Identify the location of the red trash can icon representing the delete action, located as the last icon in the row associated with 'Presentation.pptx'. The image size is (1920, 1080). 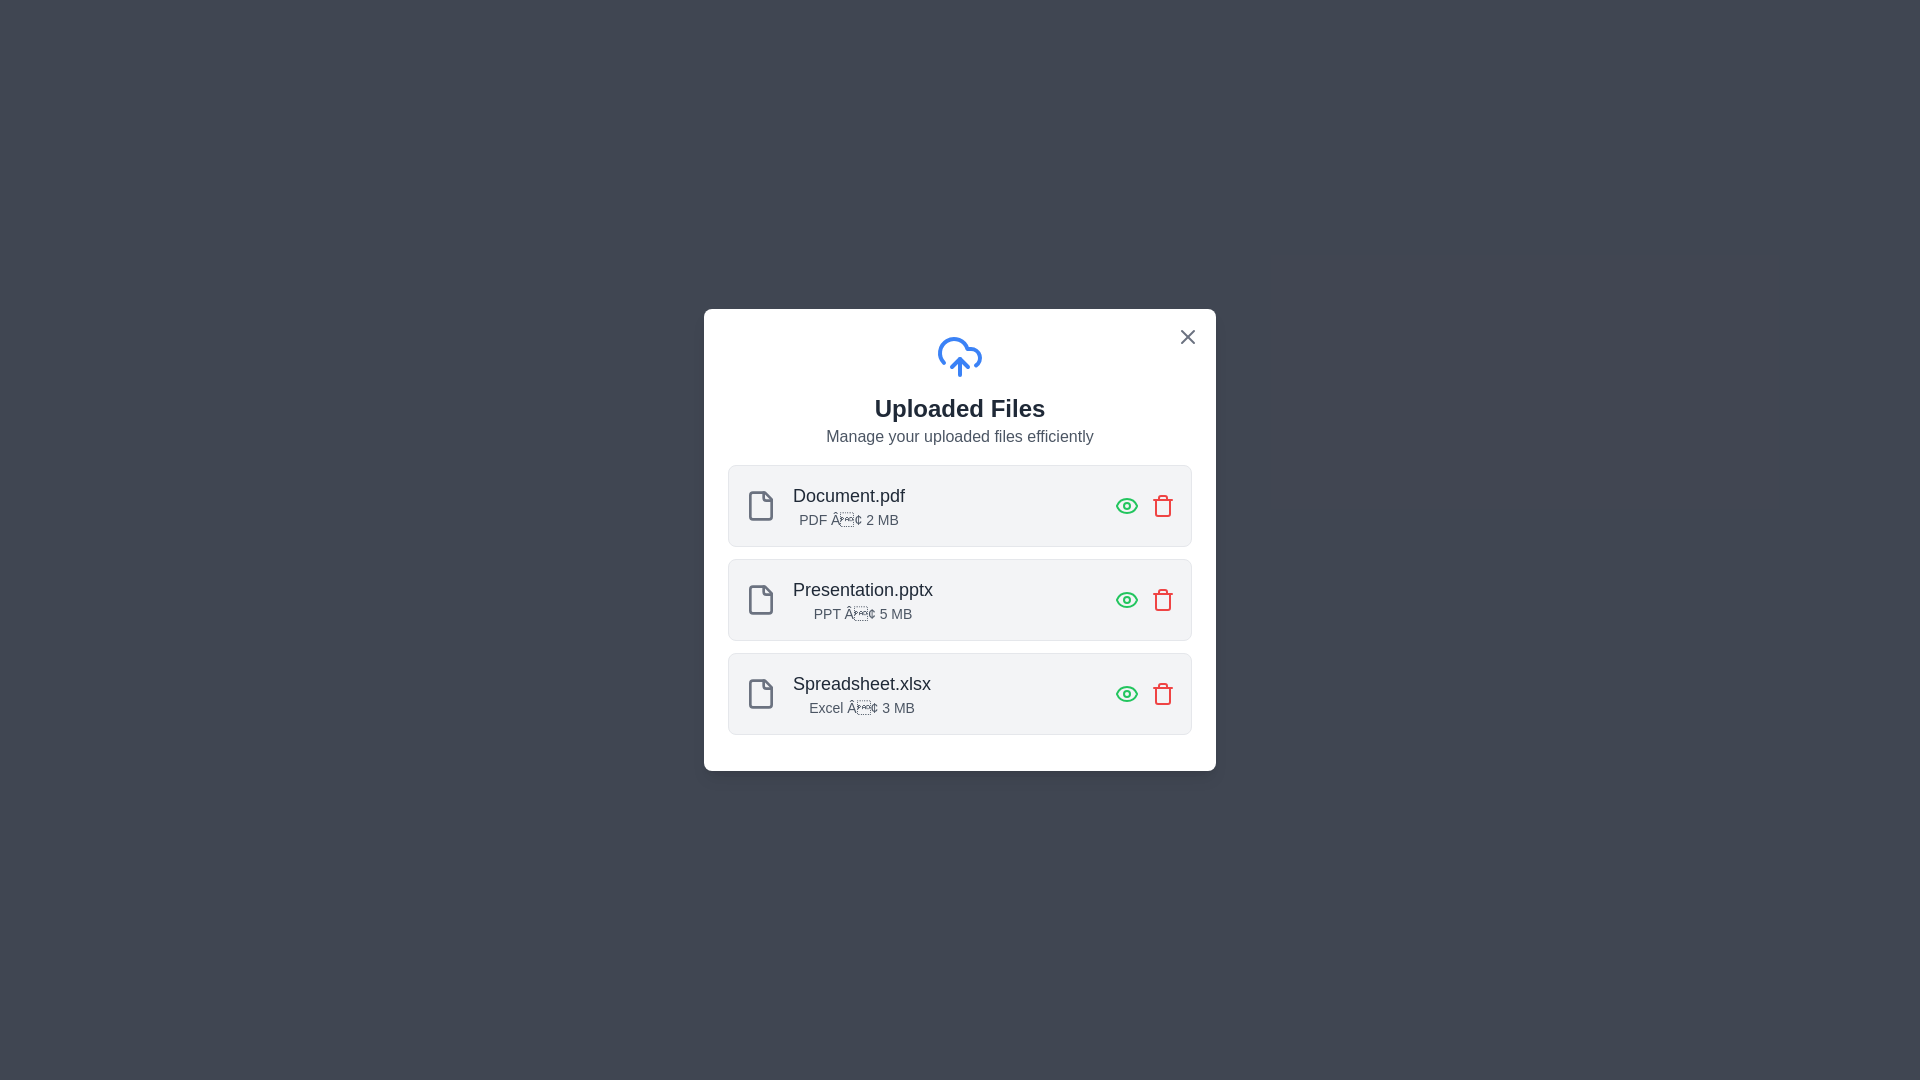
(1162, 599).